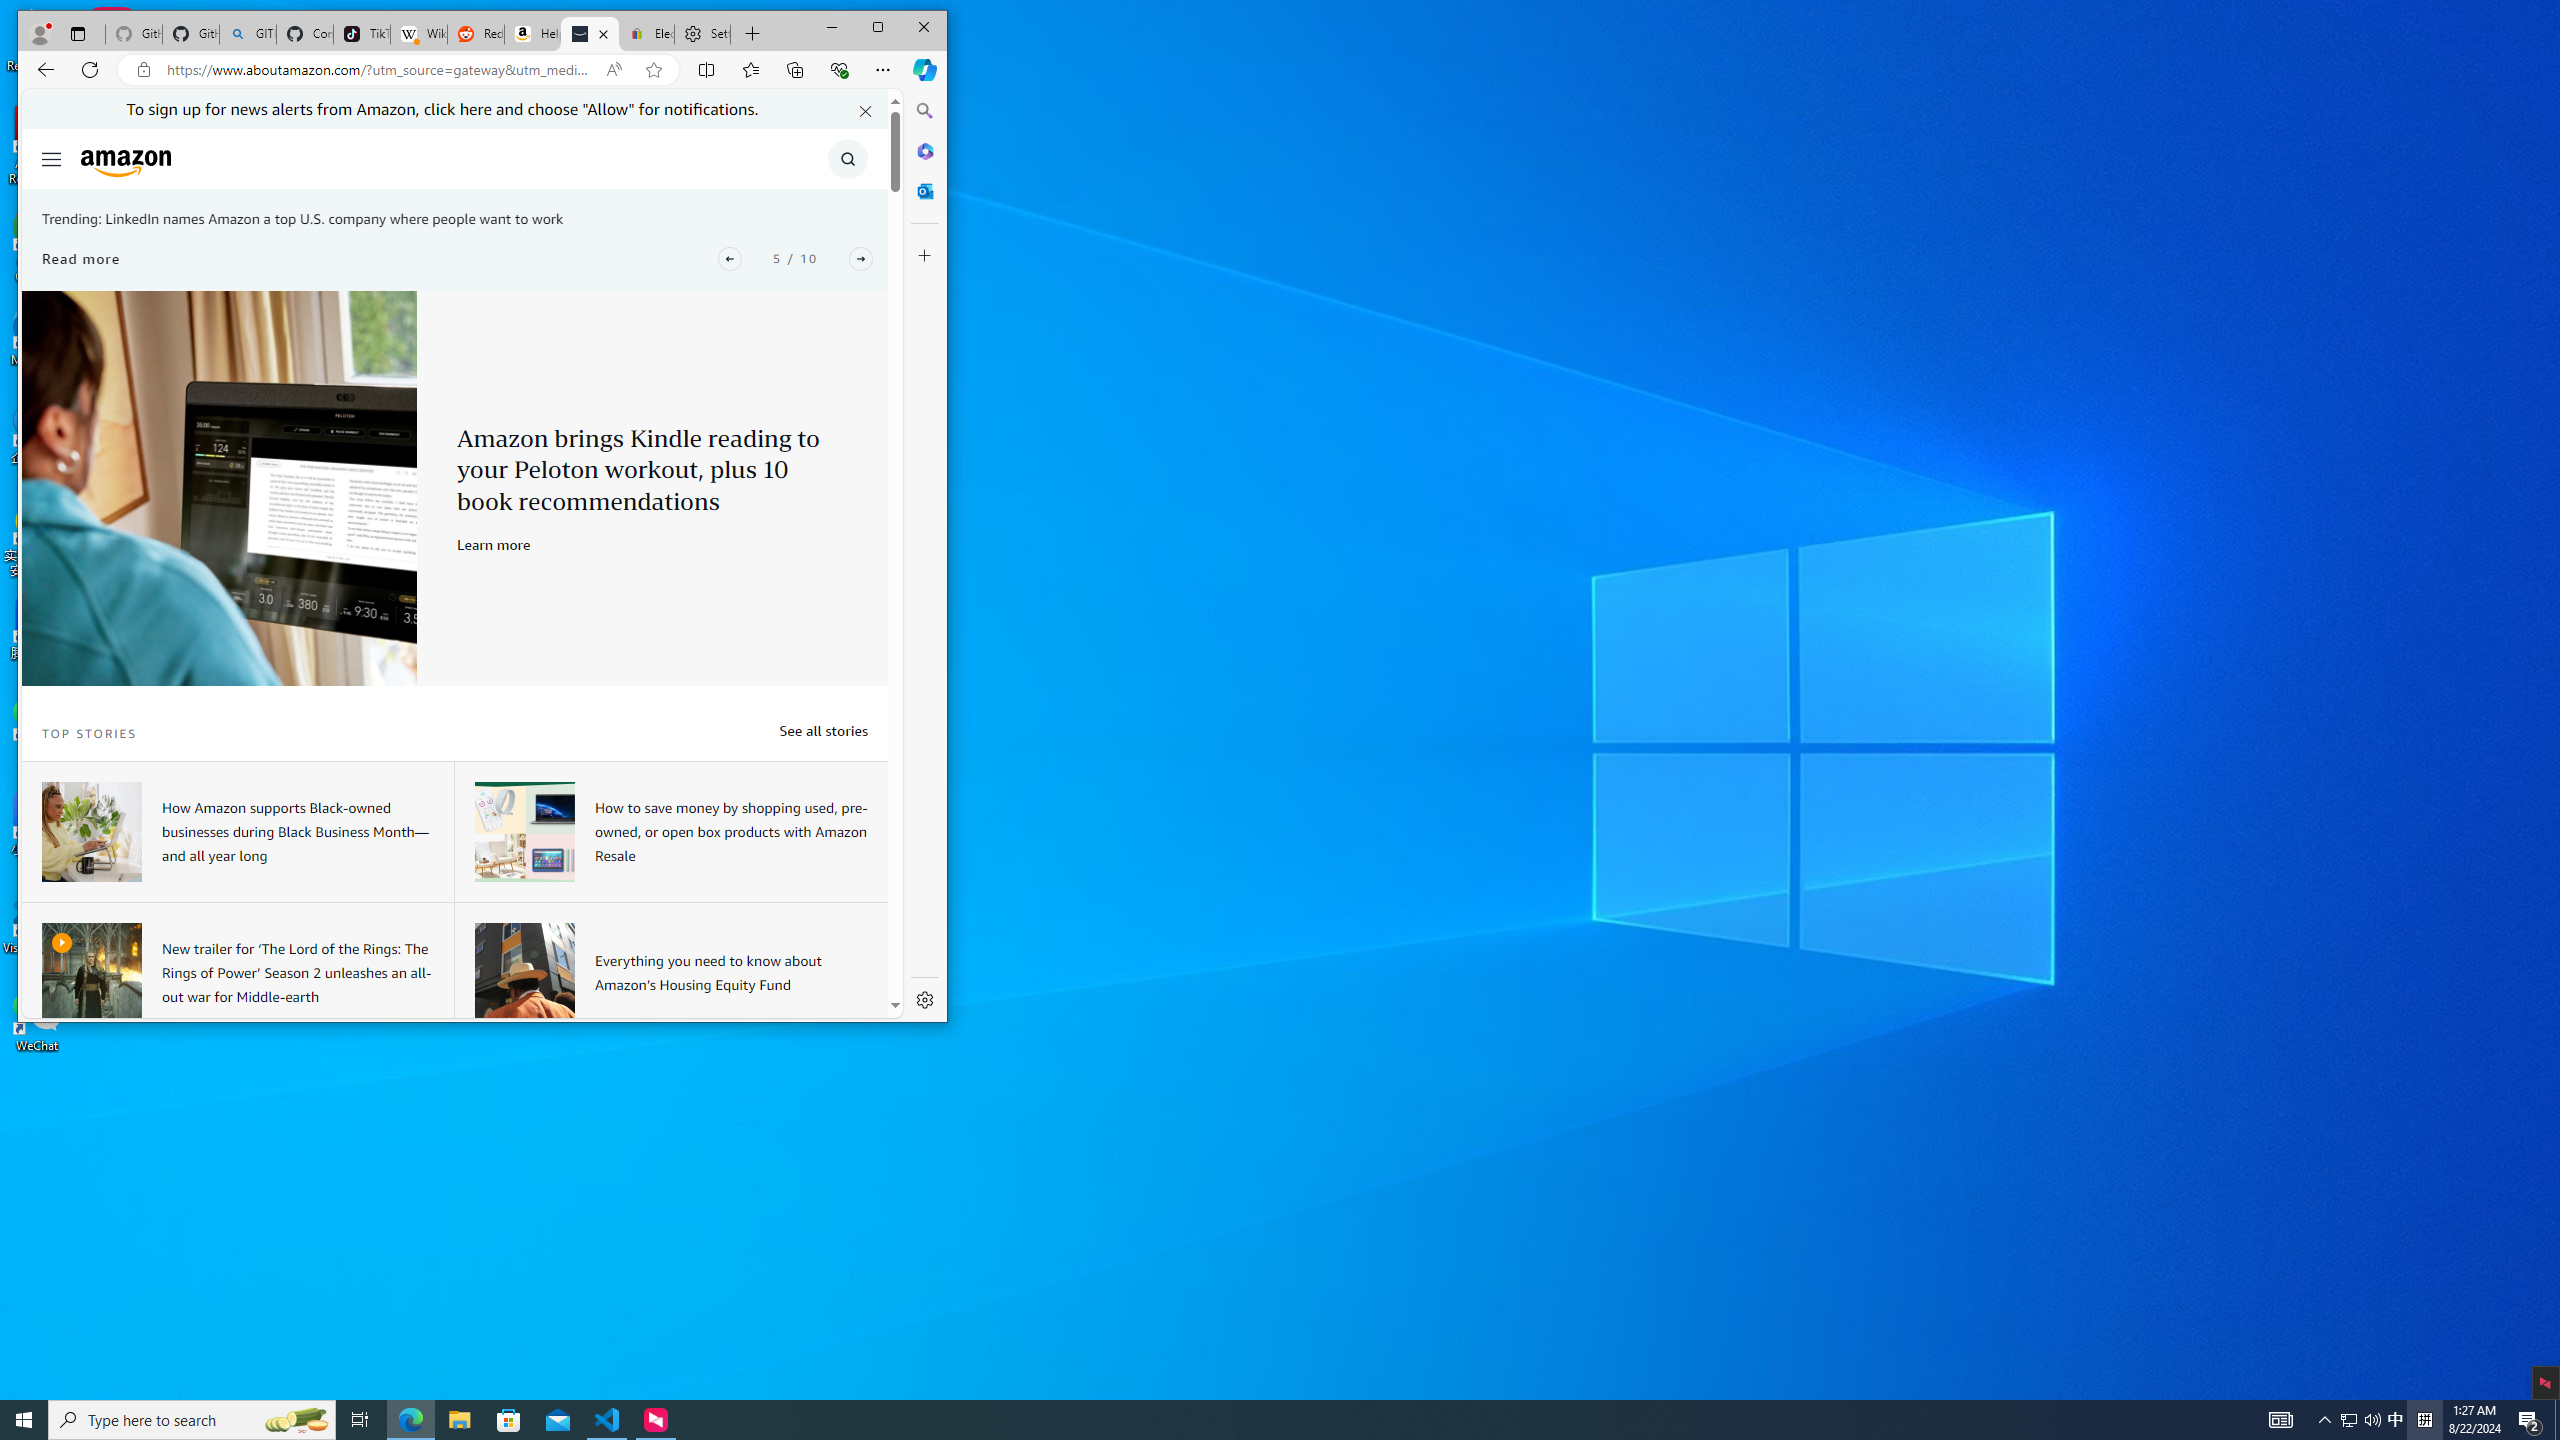  I want to click on 'Help & Contact Us - Amazon Customer Service', so click(533, 34).